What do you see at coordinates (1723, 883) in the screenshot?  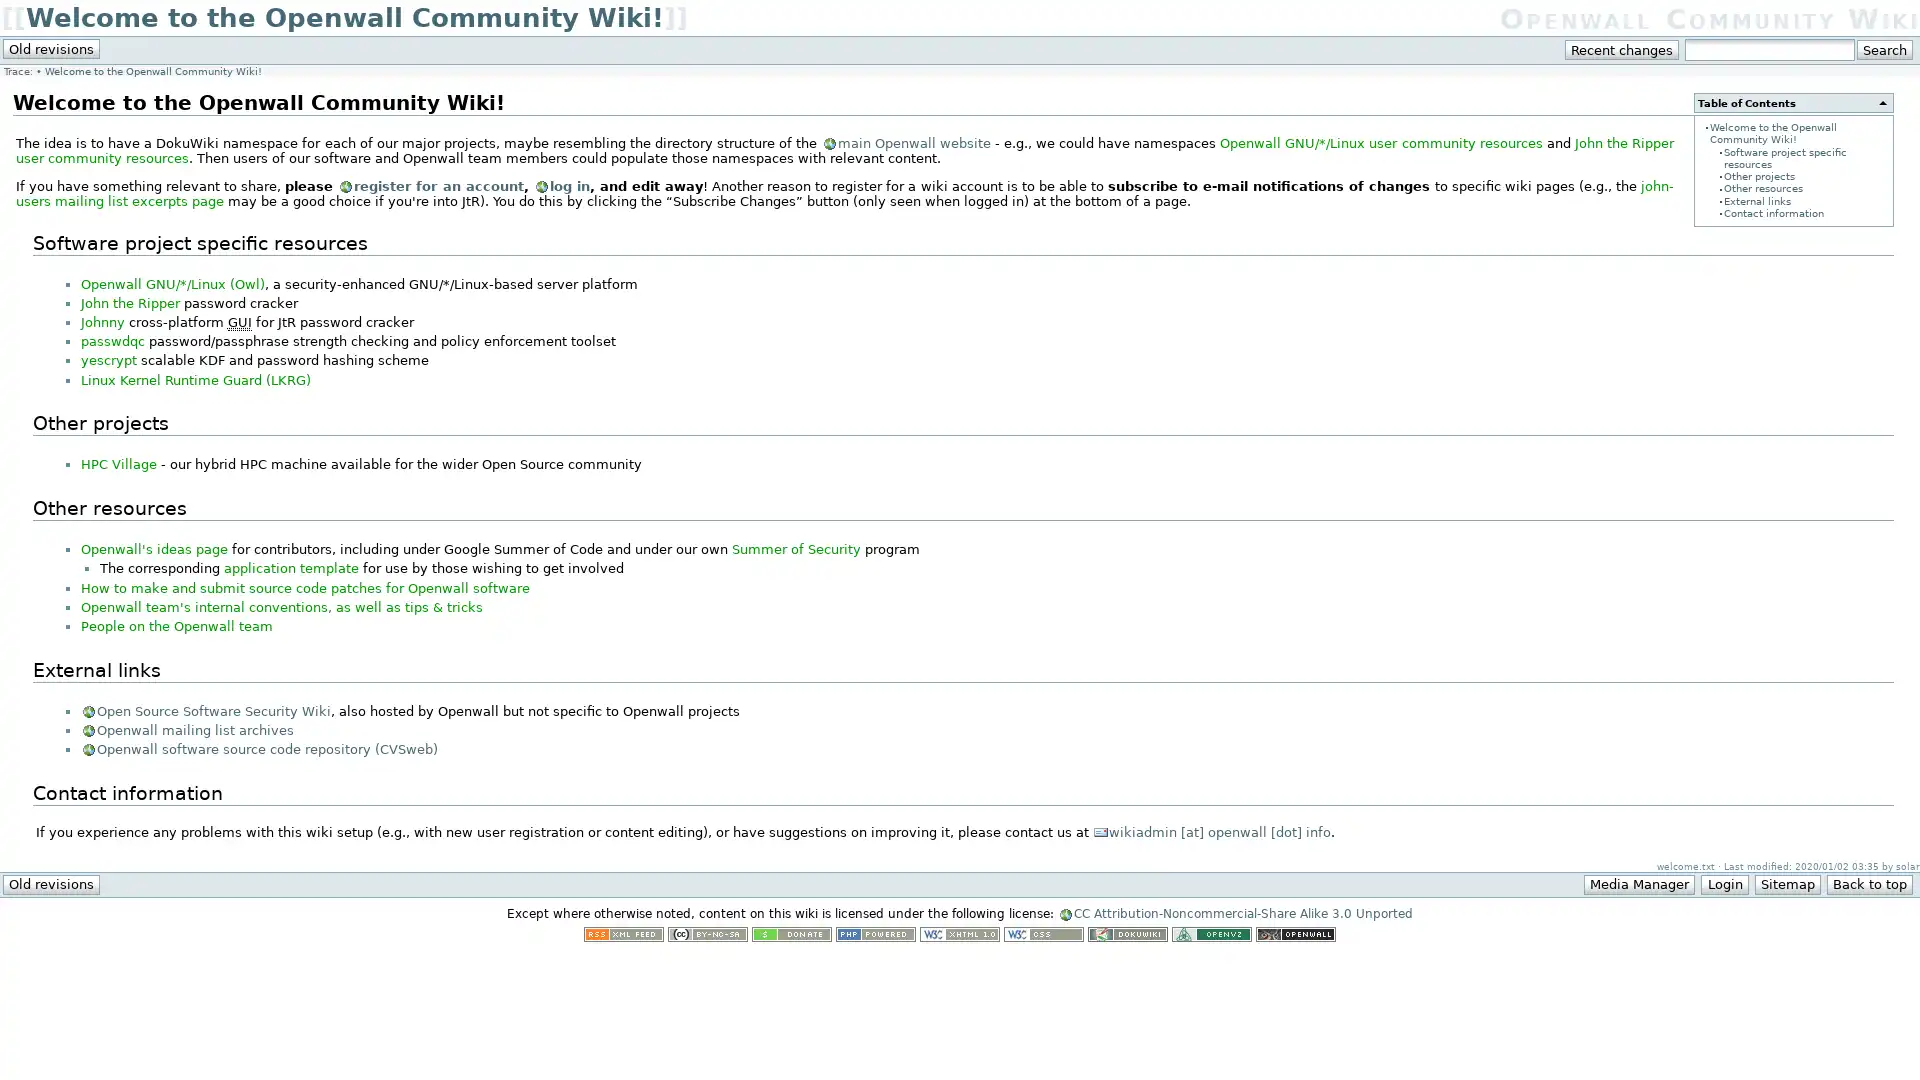 I see `Login` at bounding box center [1723, 883].